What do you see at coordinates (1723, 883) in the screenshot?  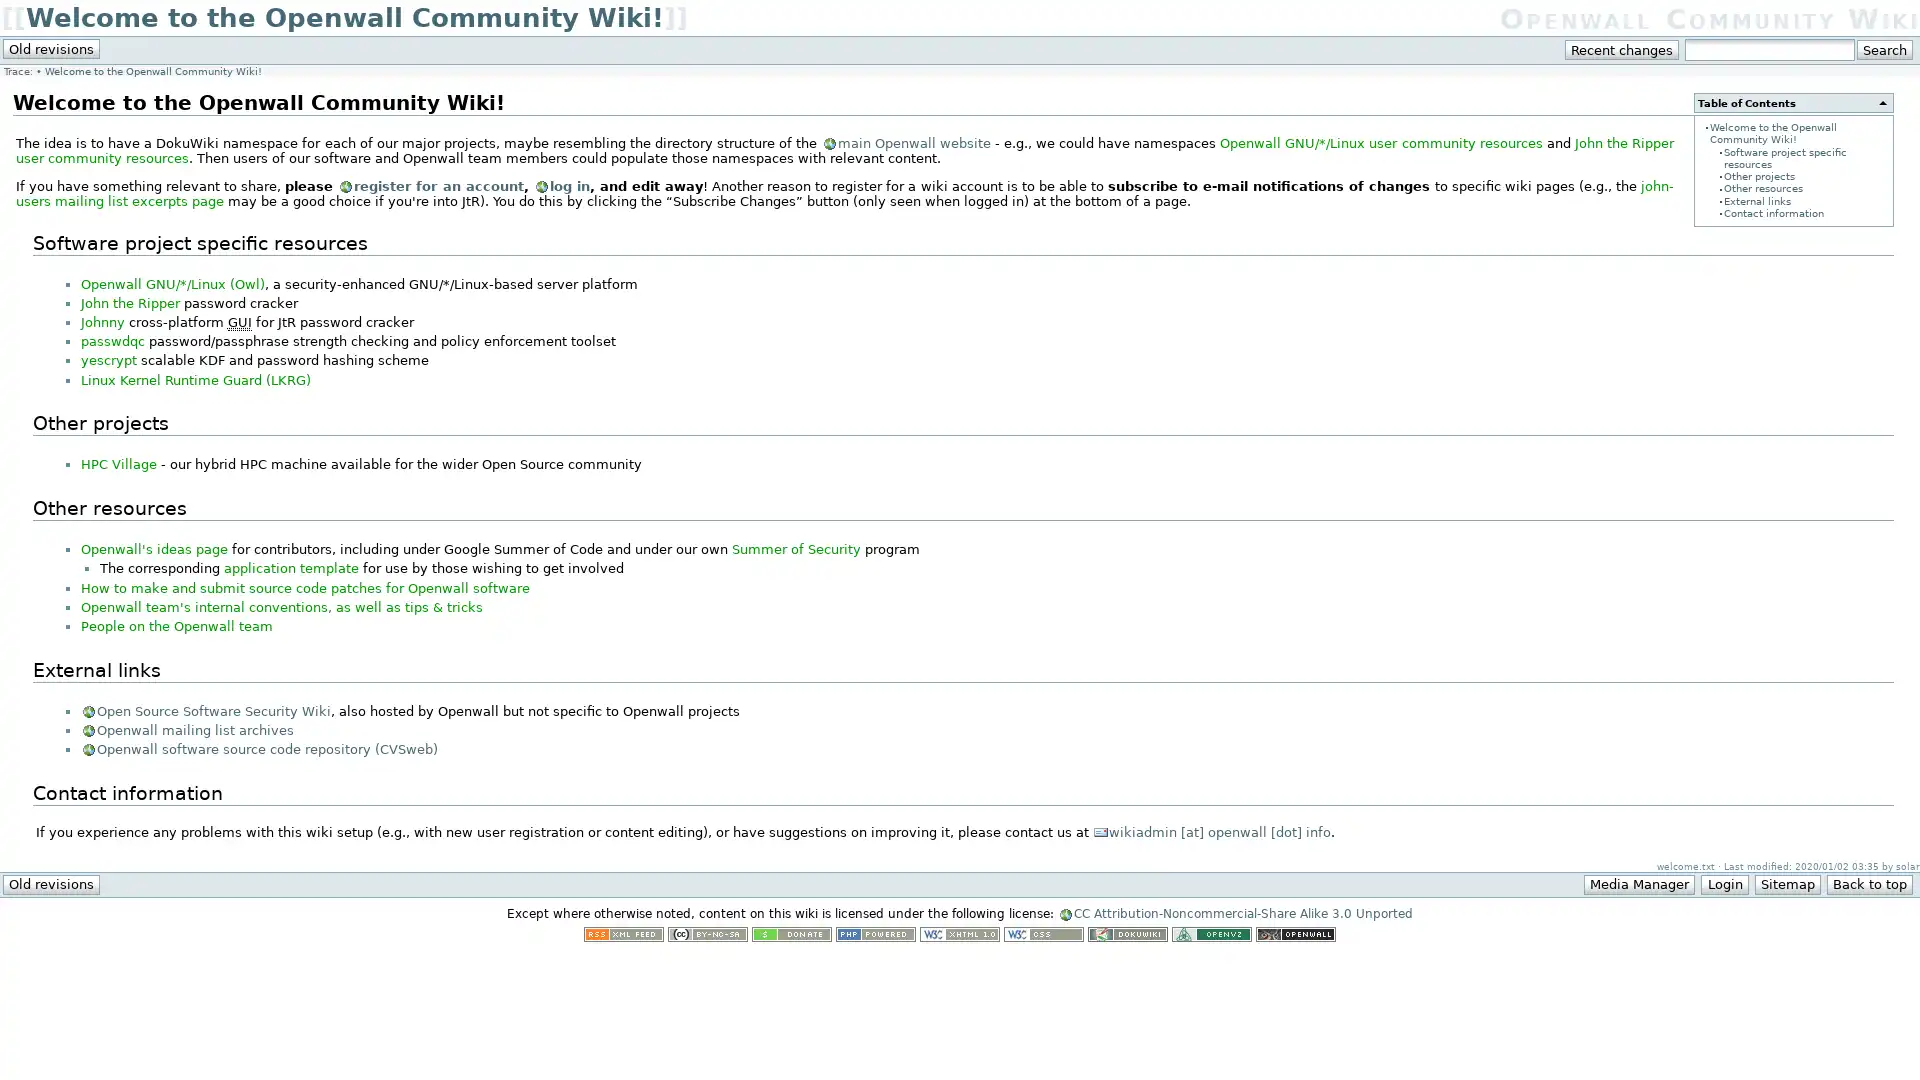 I see `Login` at bounding box center [1723, 883].